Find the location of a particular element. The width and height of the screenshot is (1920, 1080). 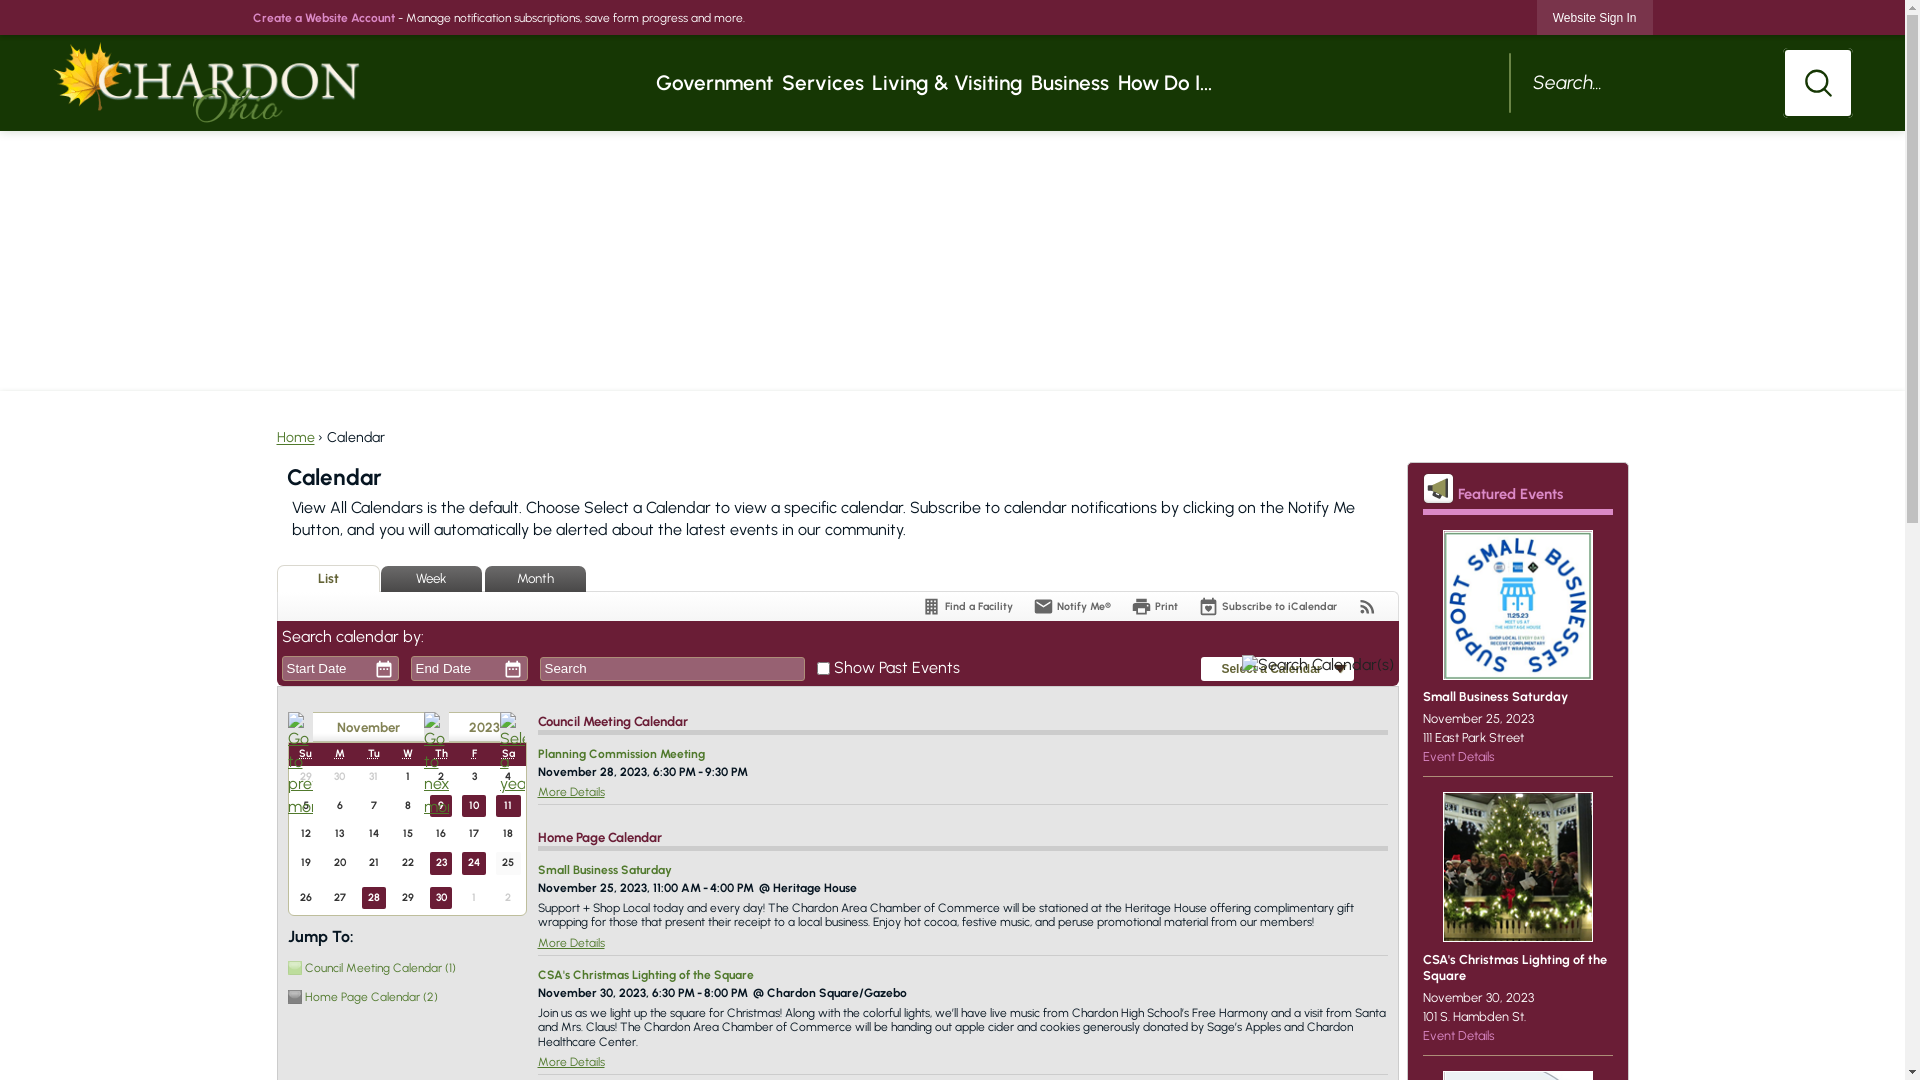

'Website Sign In' is located at coordinates (1535, 17).